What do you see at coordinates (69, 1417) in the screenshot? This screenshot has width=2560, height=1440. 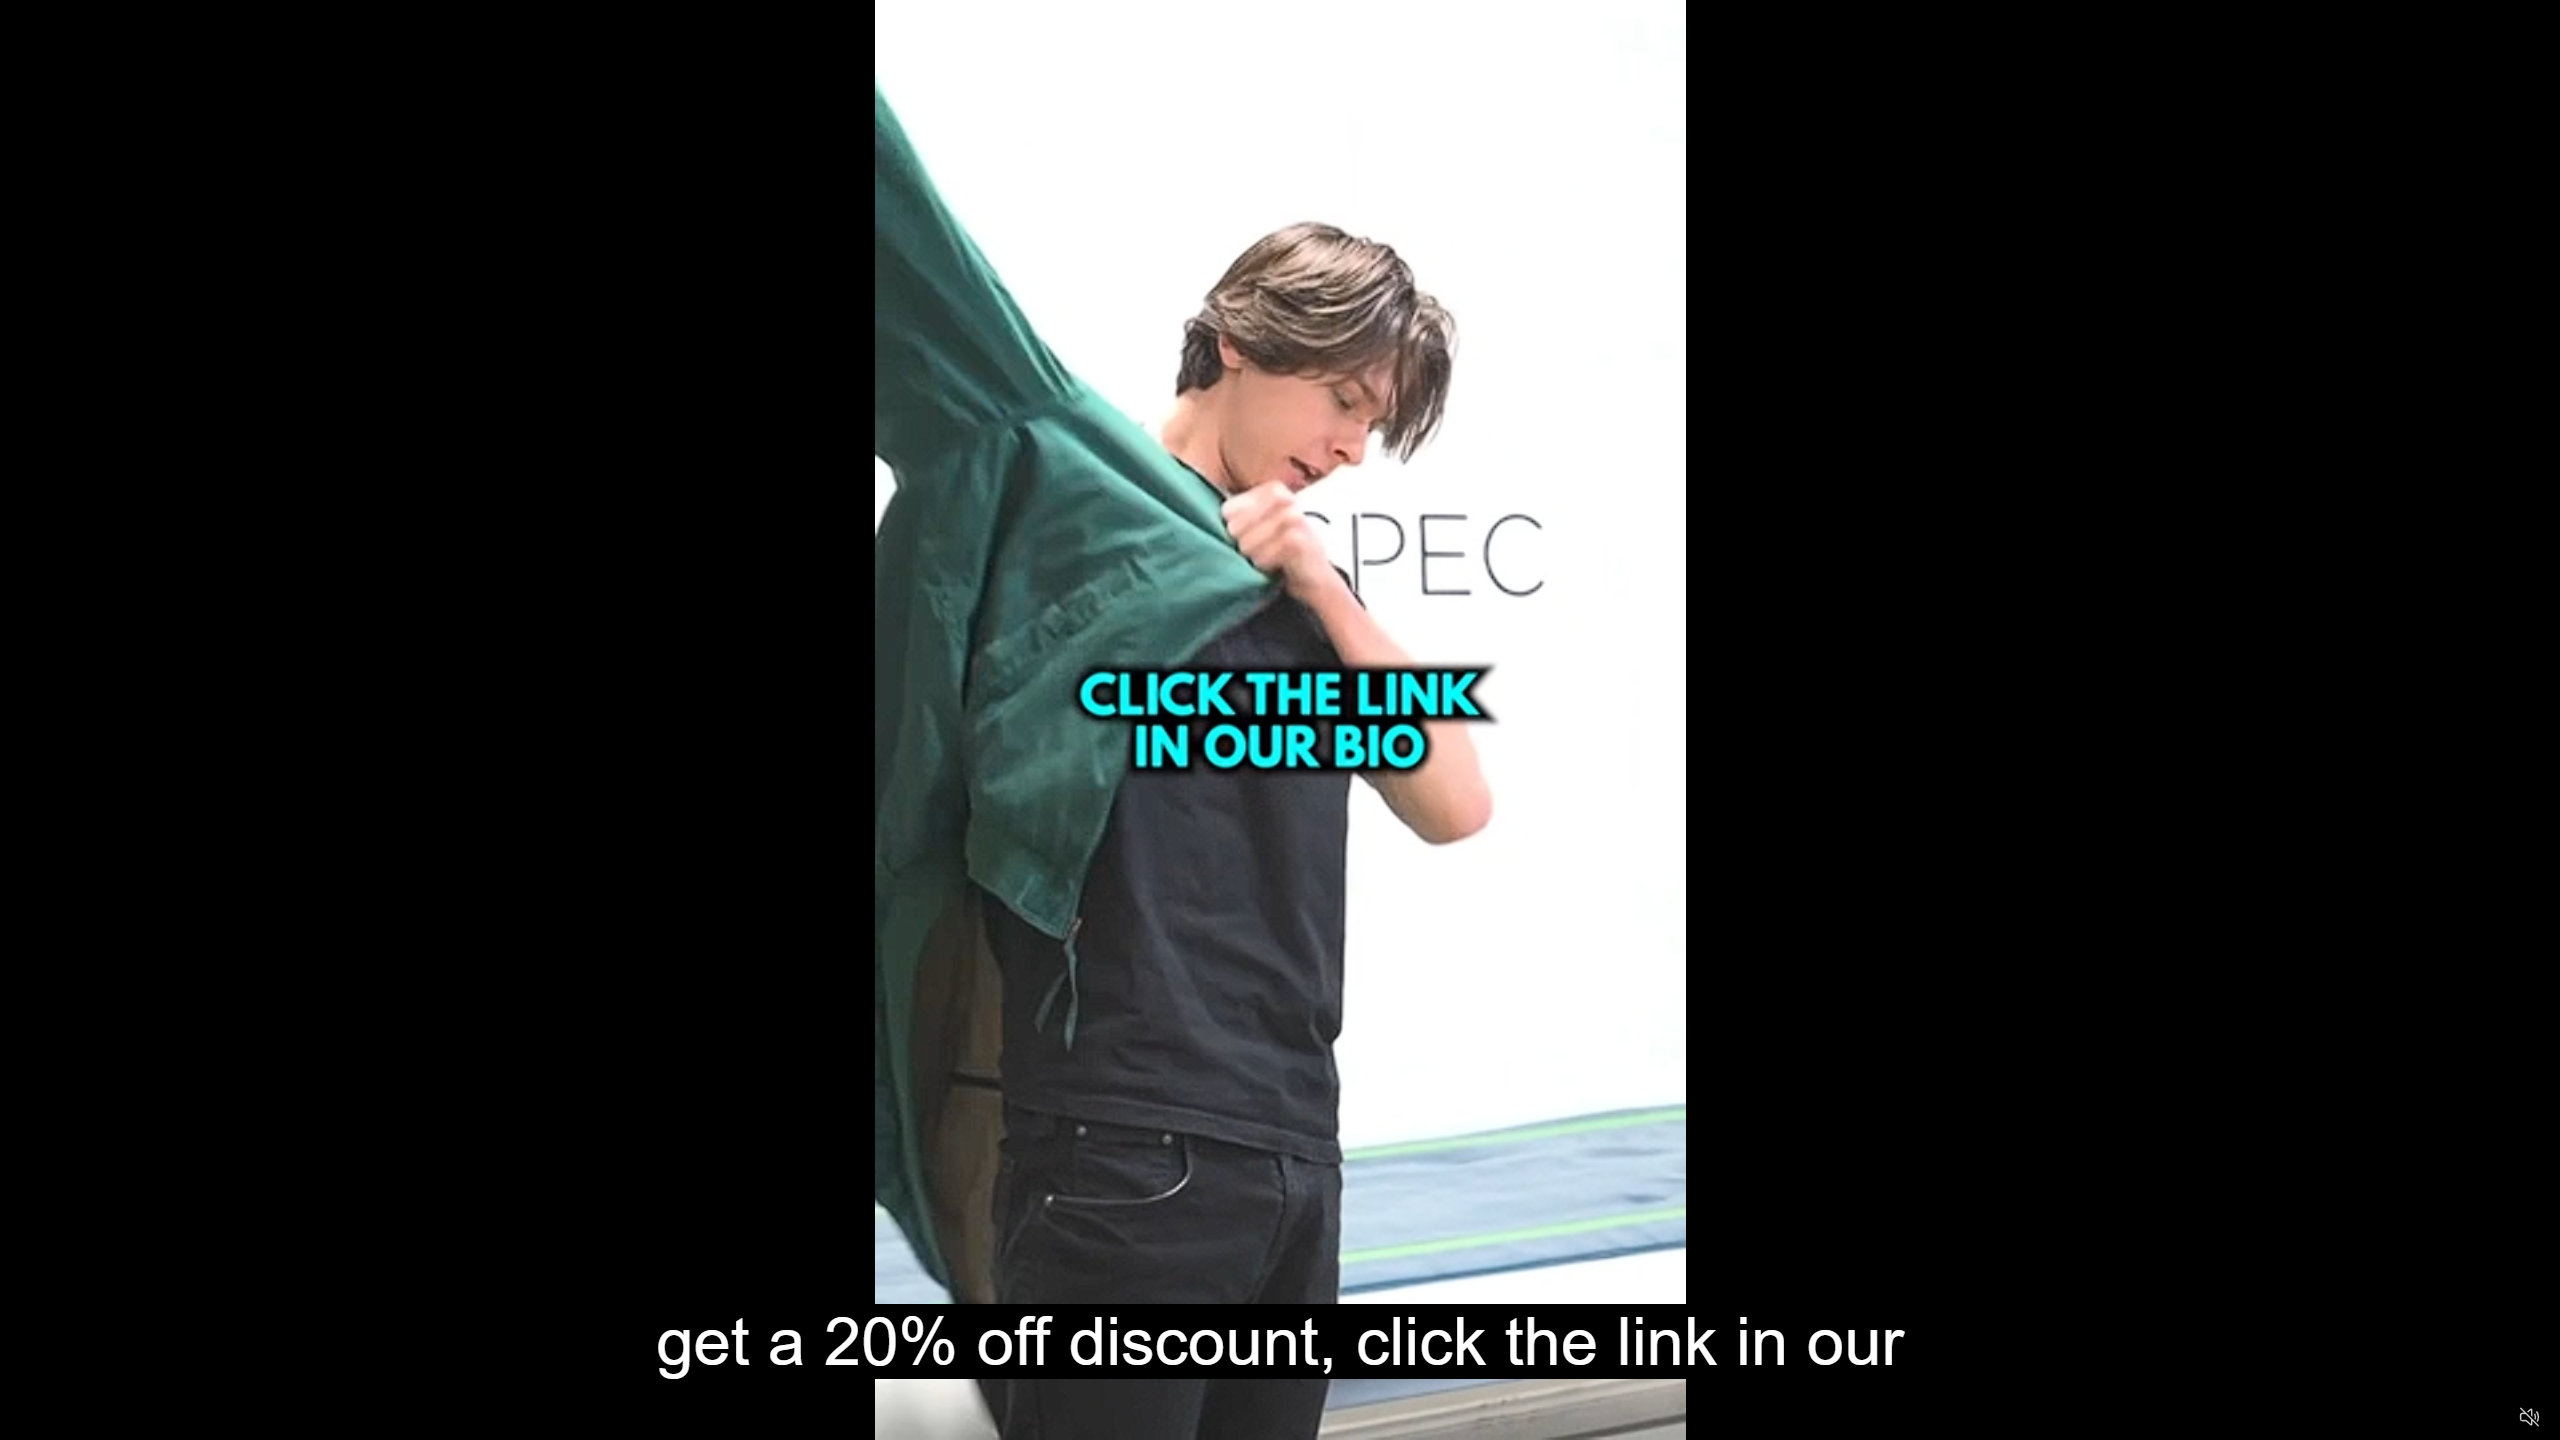 I see `'Seek Back'` at bounding box center [69, 1417].